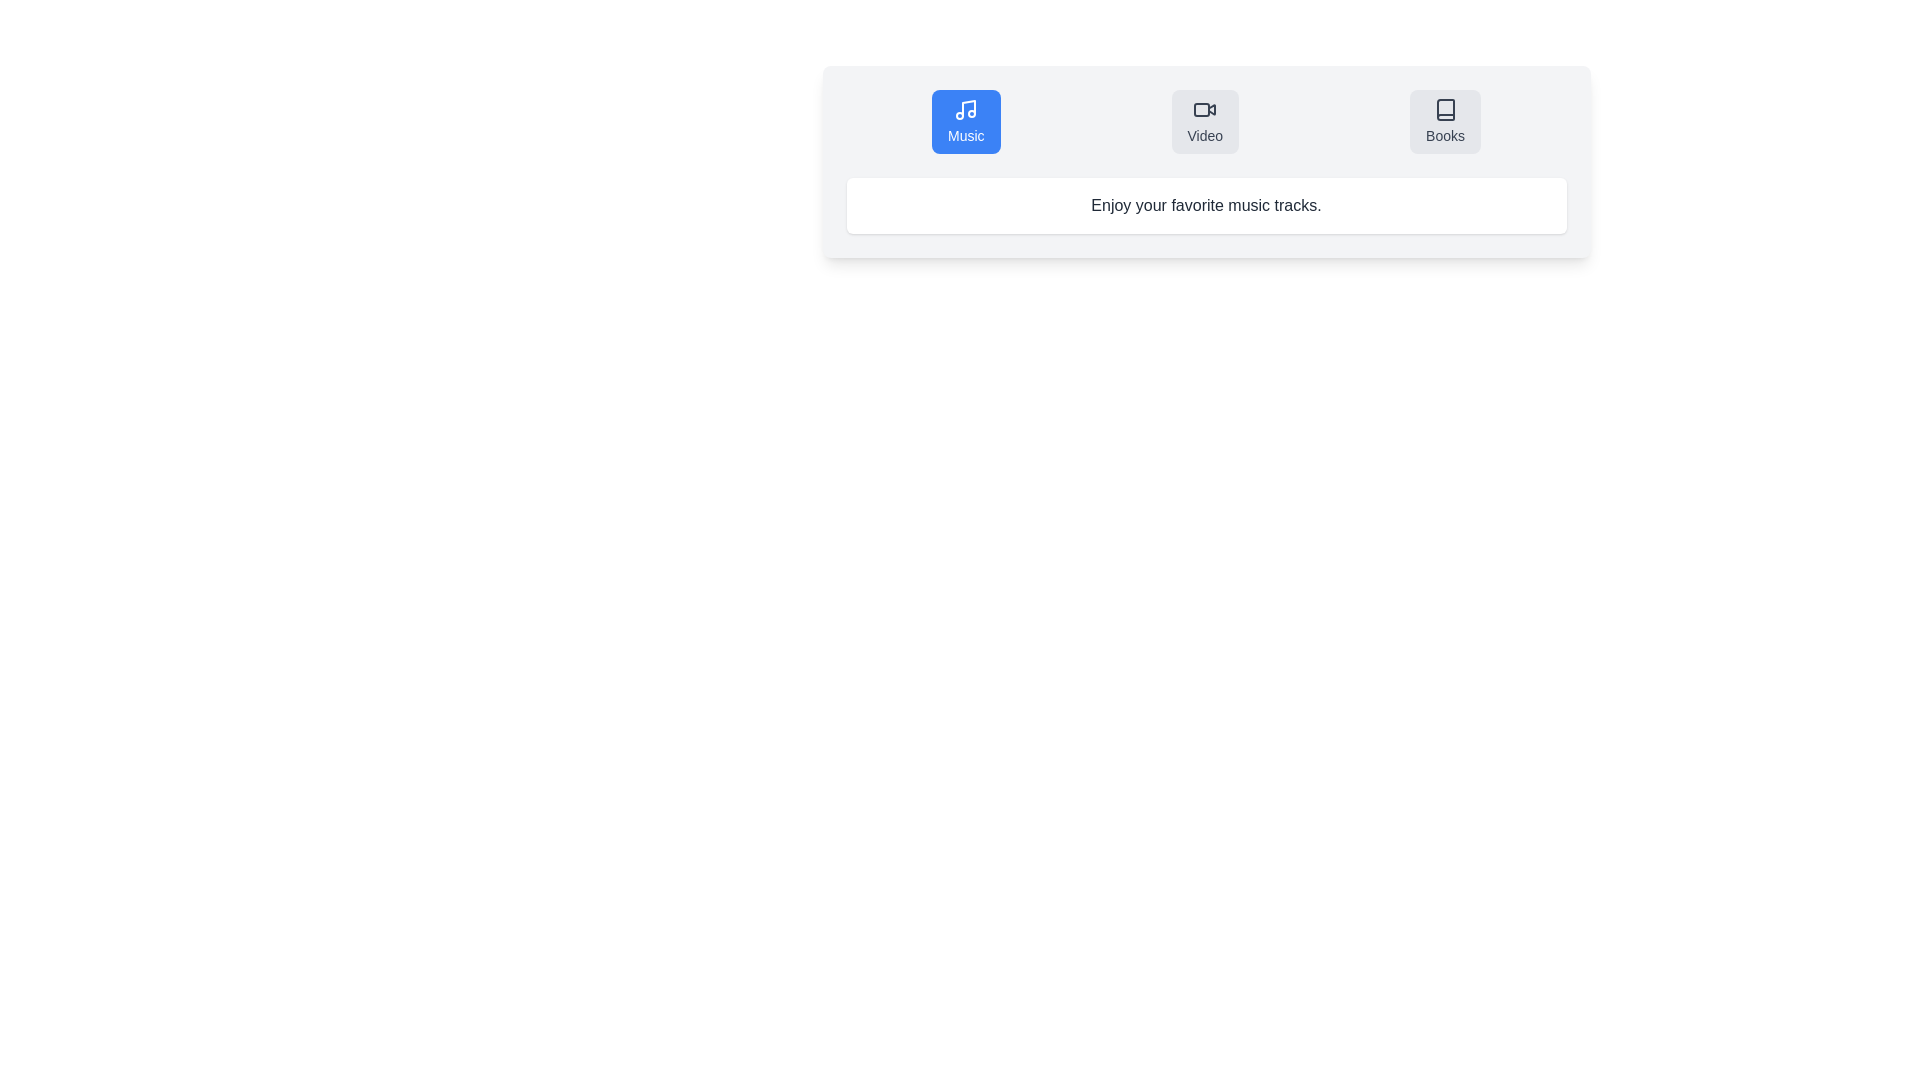 Image resolution: width=1920 pixels, height=1080 pixels. Describe the element at coordinates (1445, 122) in the screenshot. I see `the compact rectangular button with rounded corners, featuring a black book icon and the word 'Books' below it` at that location.